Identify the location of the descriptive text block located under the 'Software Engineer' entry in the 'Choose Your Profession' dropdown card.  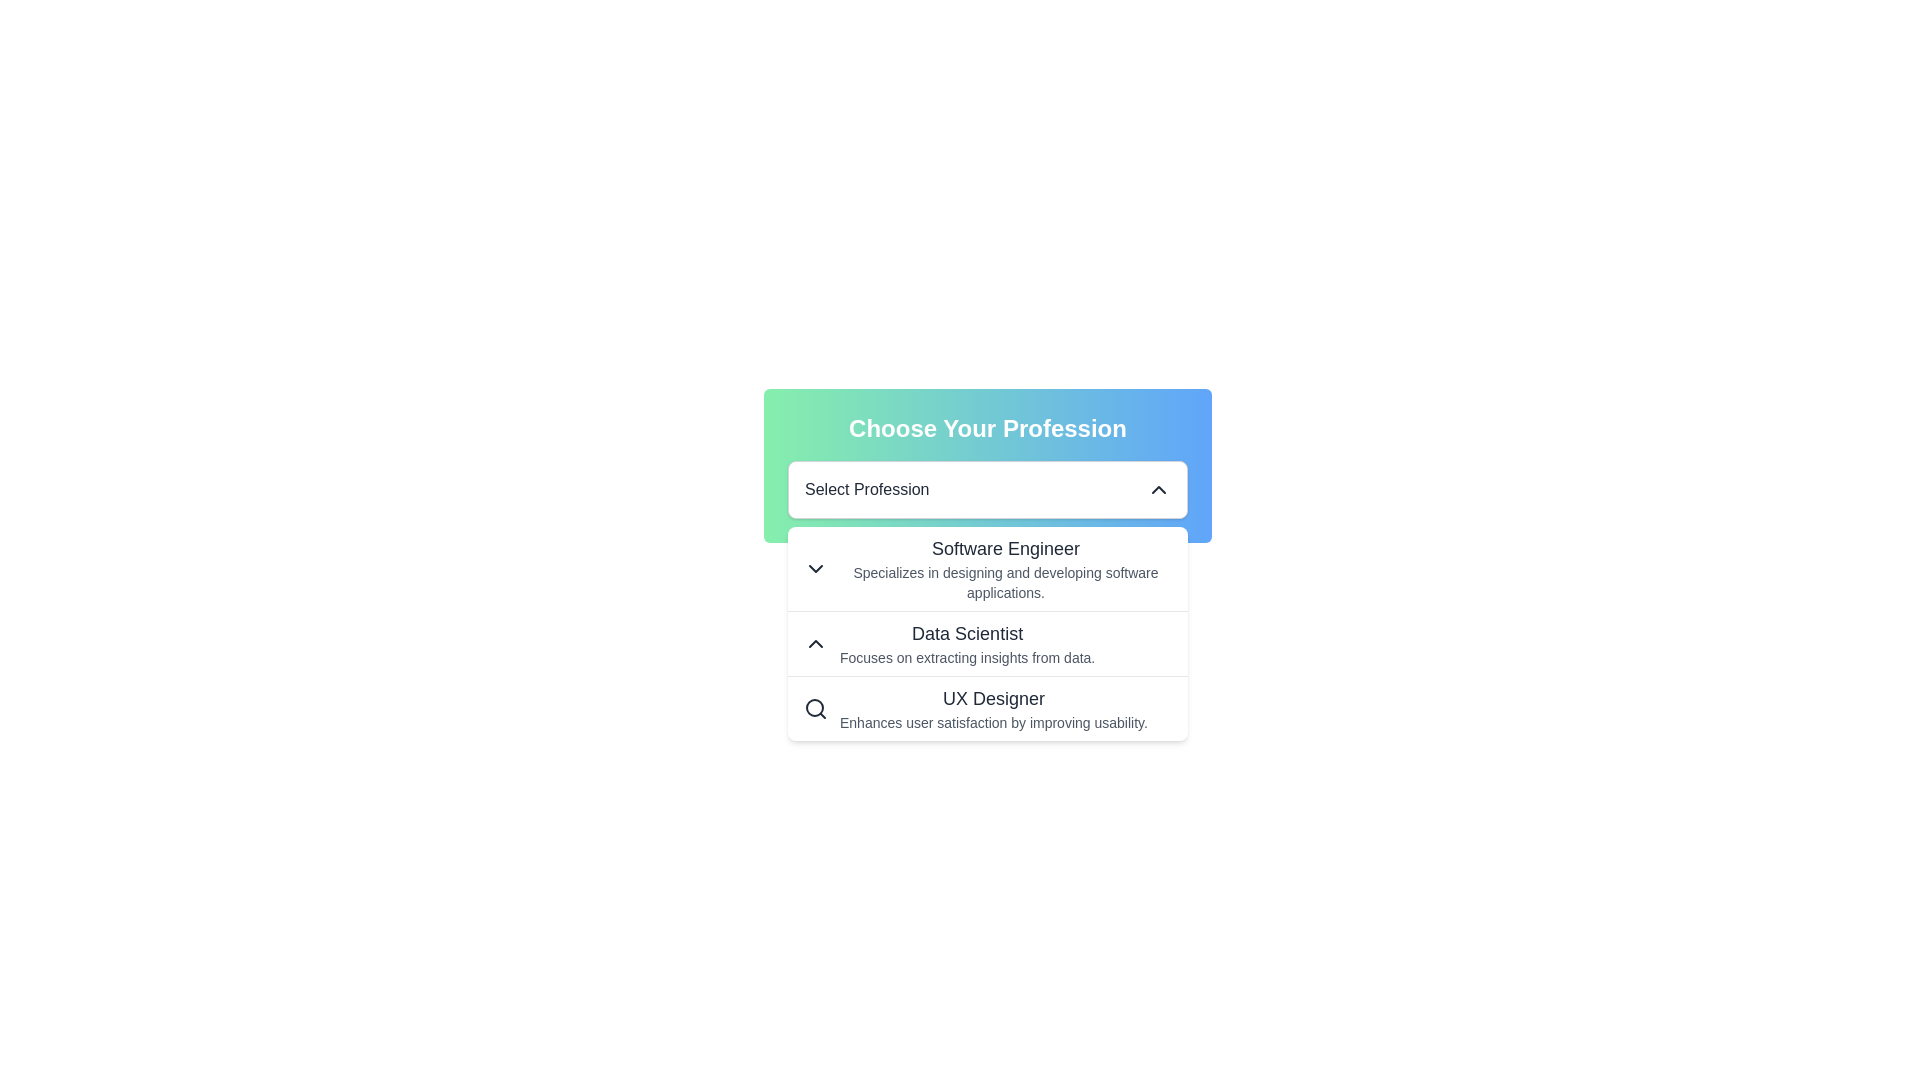
(1006, 582).